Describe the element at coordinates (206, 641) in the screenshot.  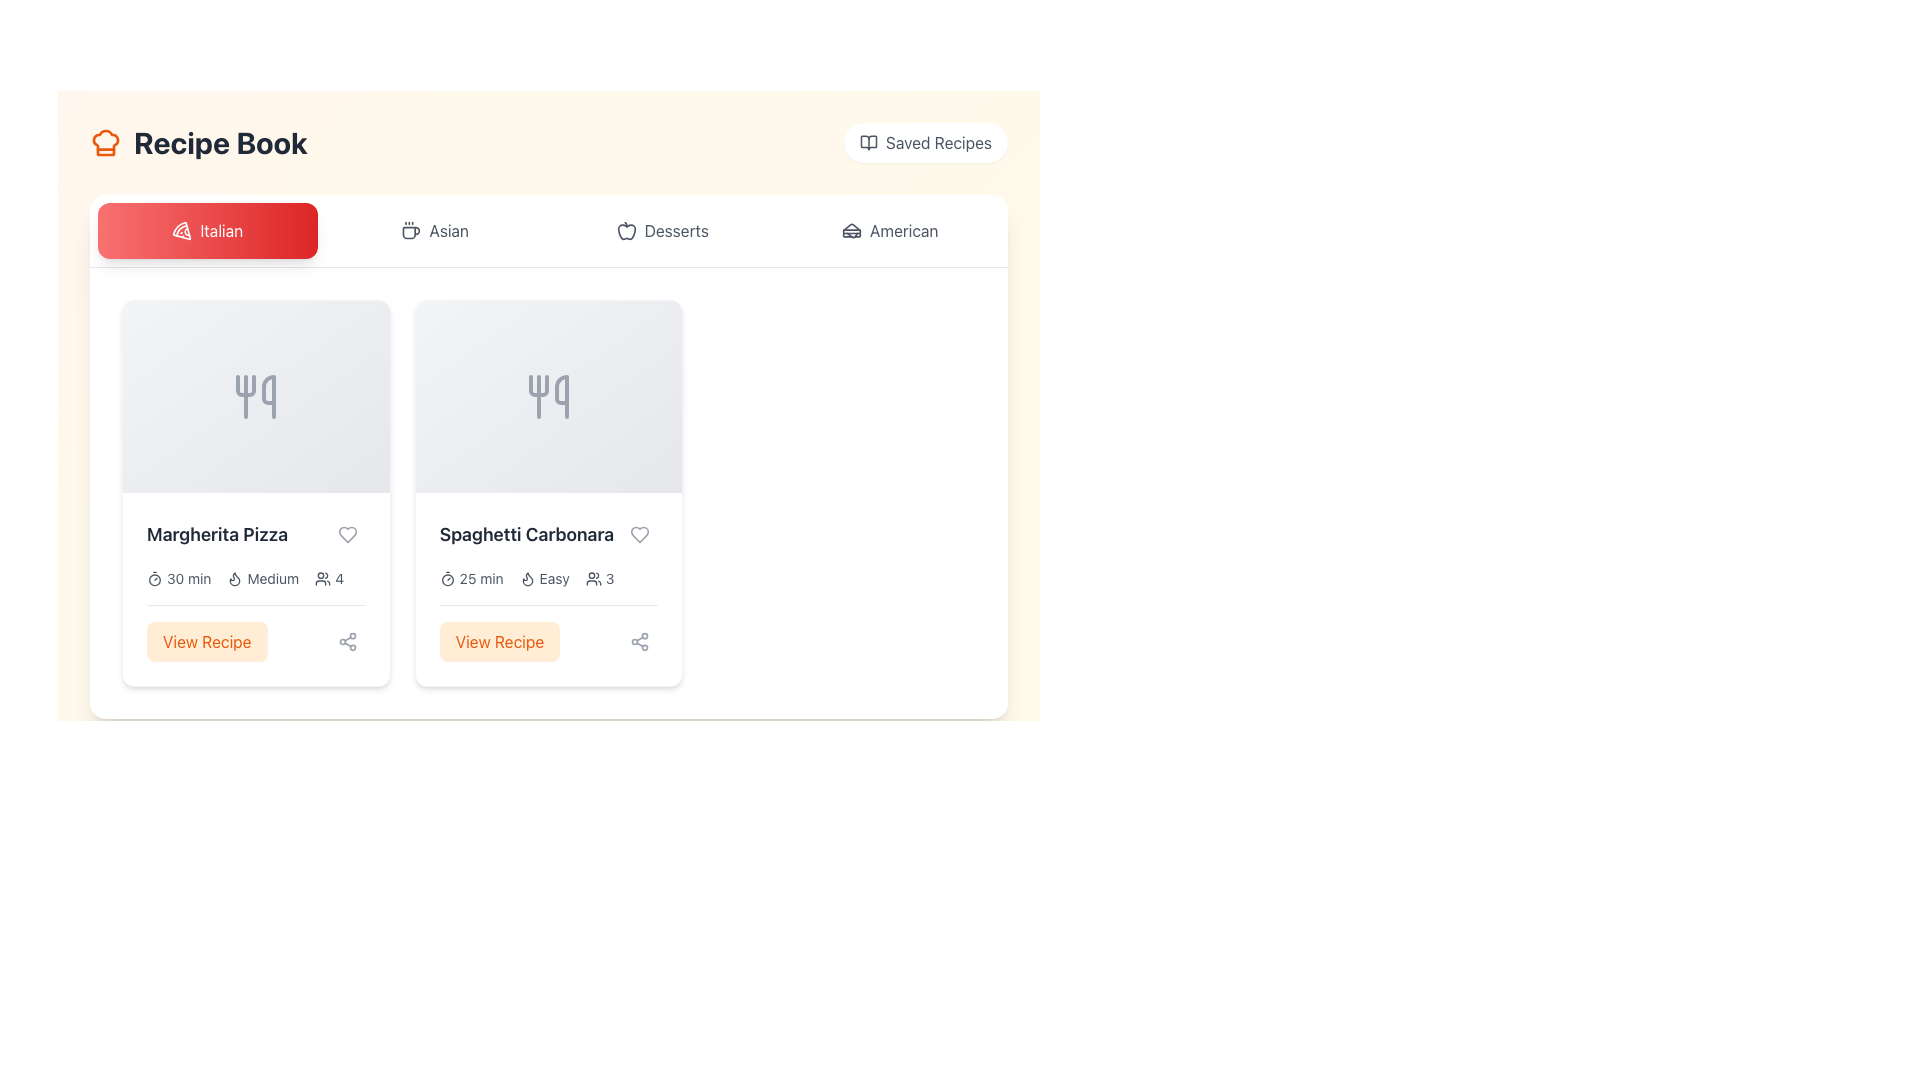
I see `the 'View Recipe' button, which is a rectangular button with rounded corners, light orange background, and orange text, located in the footer section of the 'Margherita Pizza' recipe card` at that location.